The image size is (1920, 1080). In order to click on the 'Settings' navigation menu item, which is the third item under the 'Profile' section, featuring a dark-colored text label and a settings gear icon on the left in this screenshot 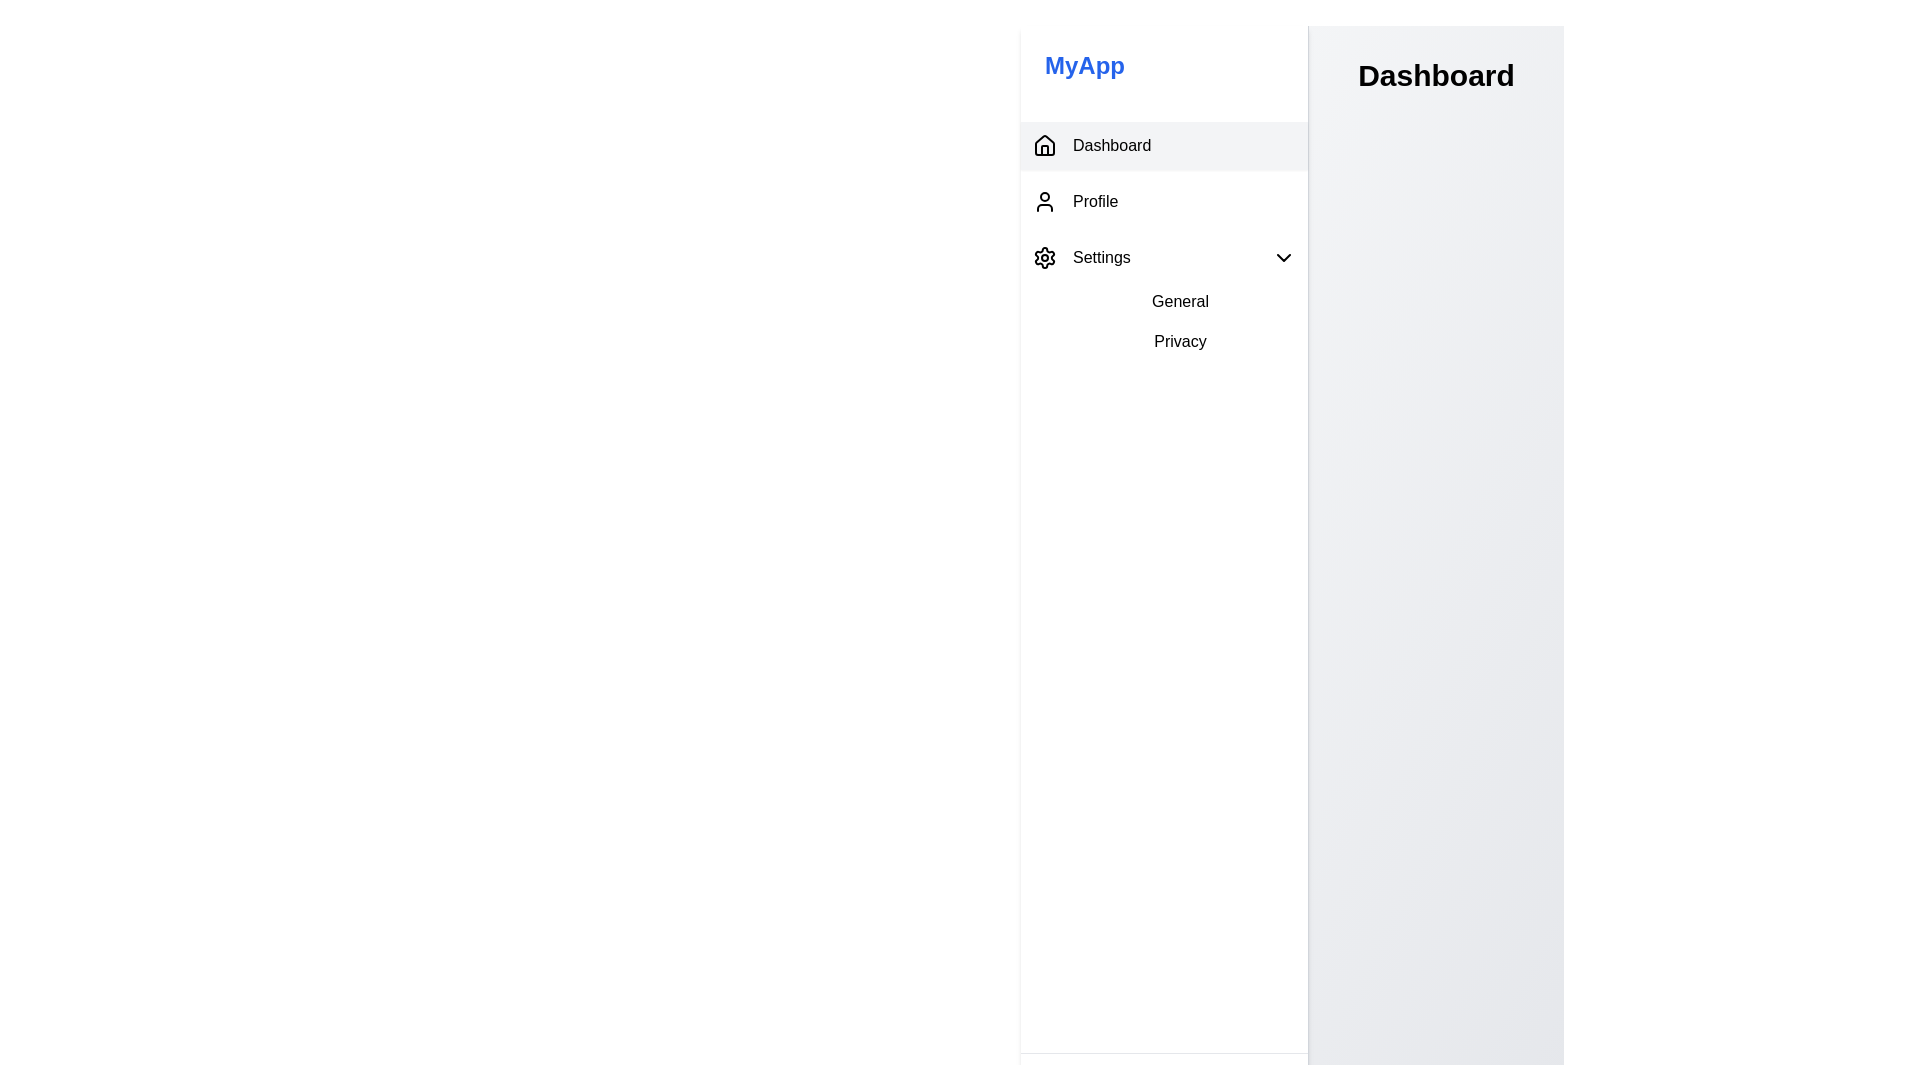, I will do `click(1080, 257)`.